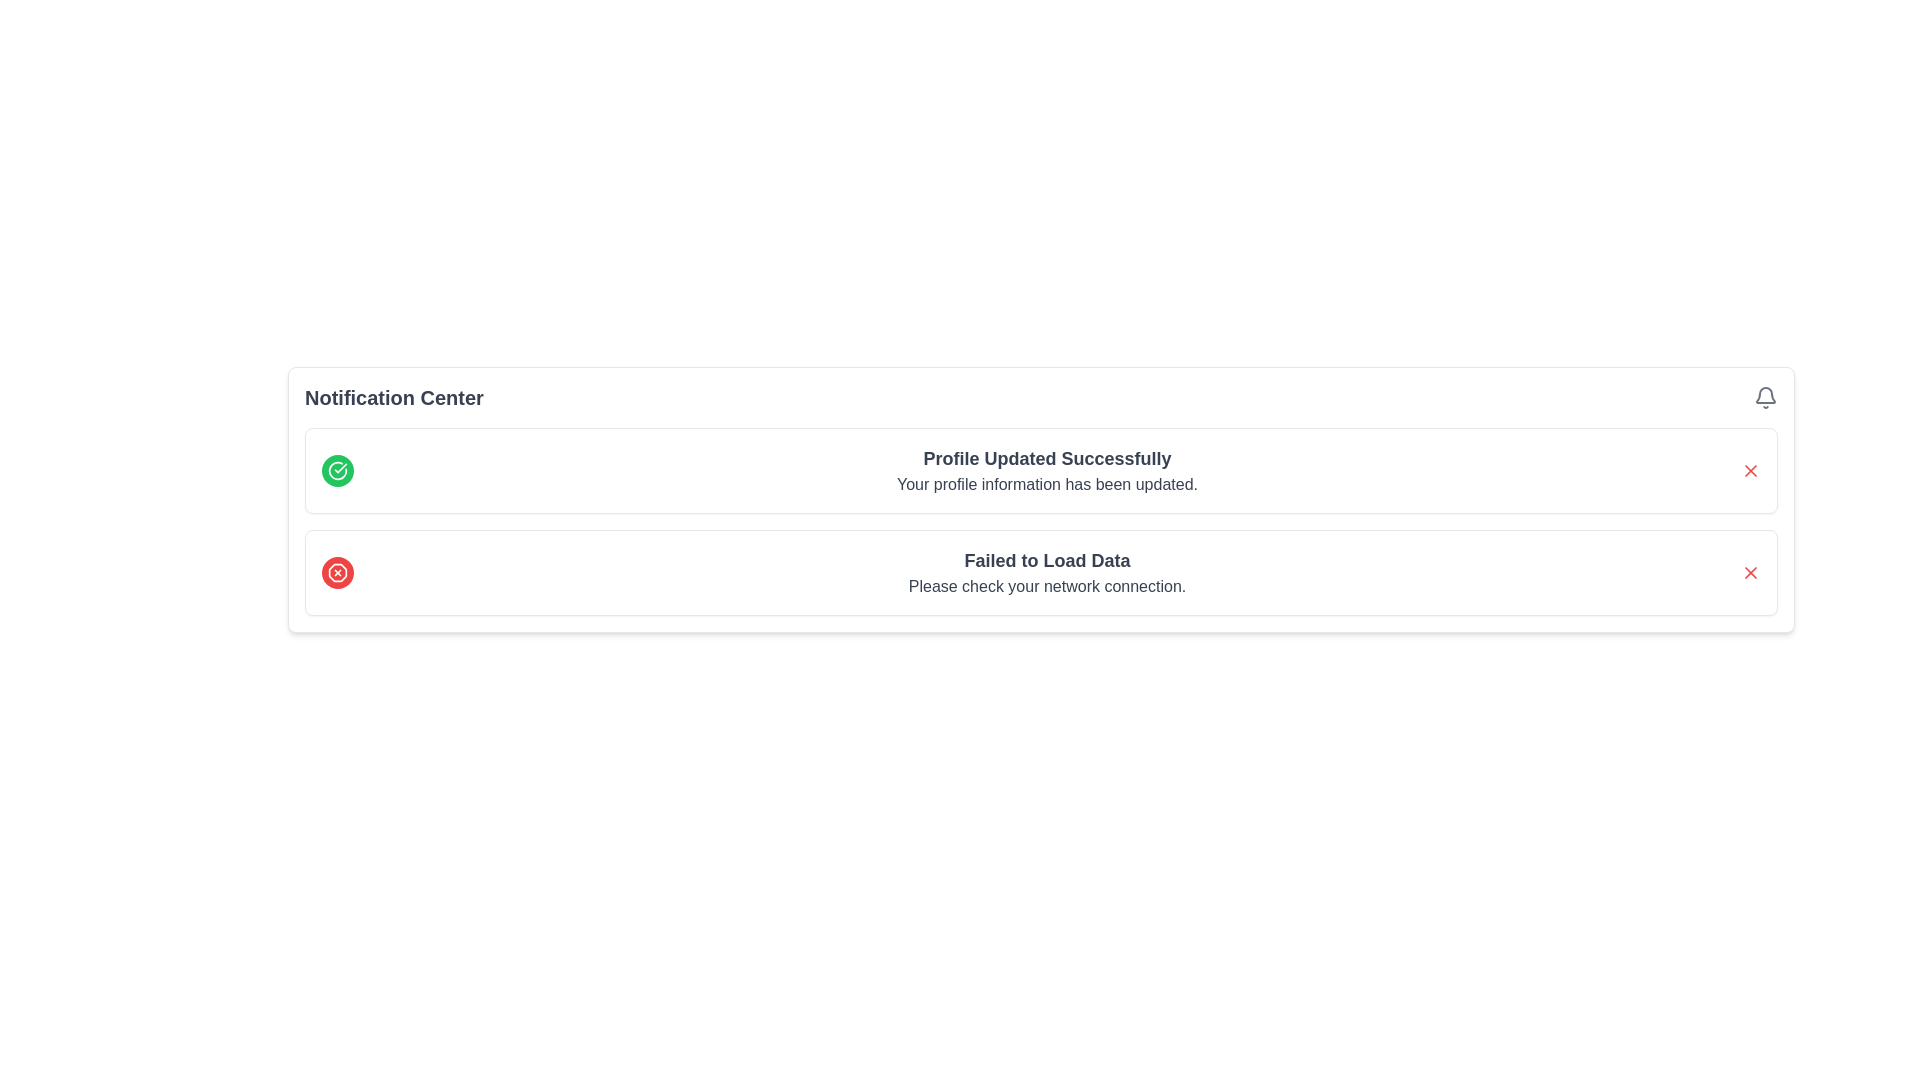 The height and width of the screenshot is (1080, 1920). I want to click on the circular green icon with a white check mark, so click(337, 470).